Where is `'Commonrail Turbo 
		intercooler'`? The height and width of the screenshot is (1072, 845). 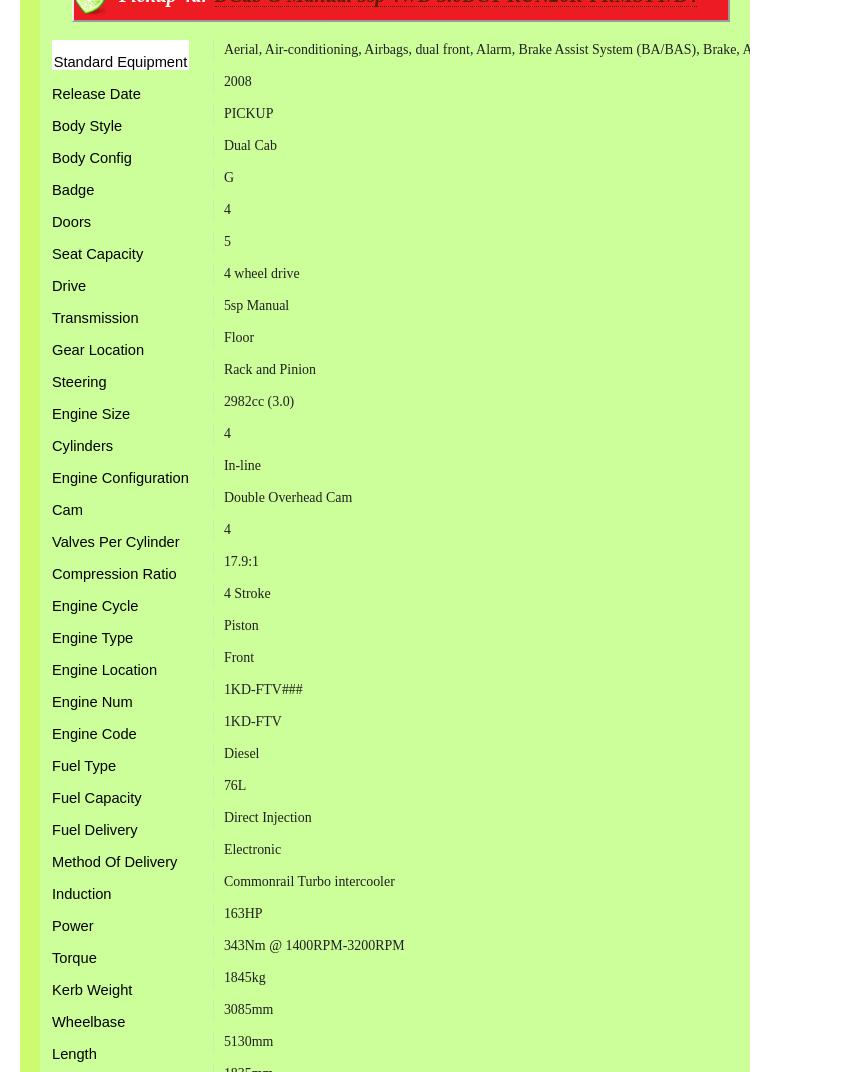
'Commonrail Turbo 
		intercooler' is located at coordinates (308, 881).